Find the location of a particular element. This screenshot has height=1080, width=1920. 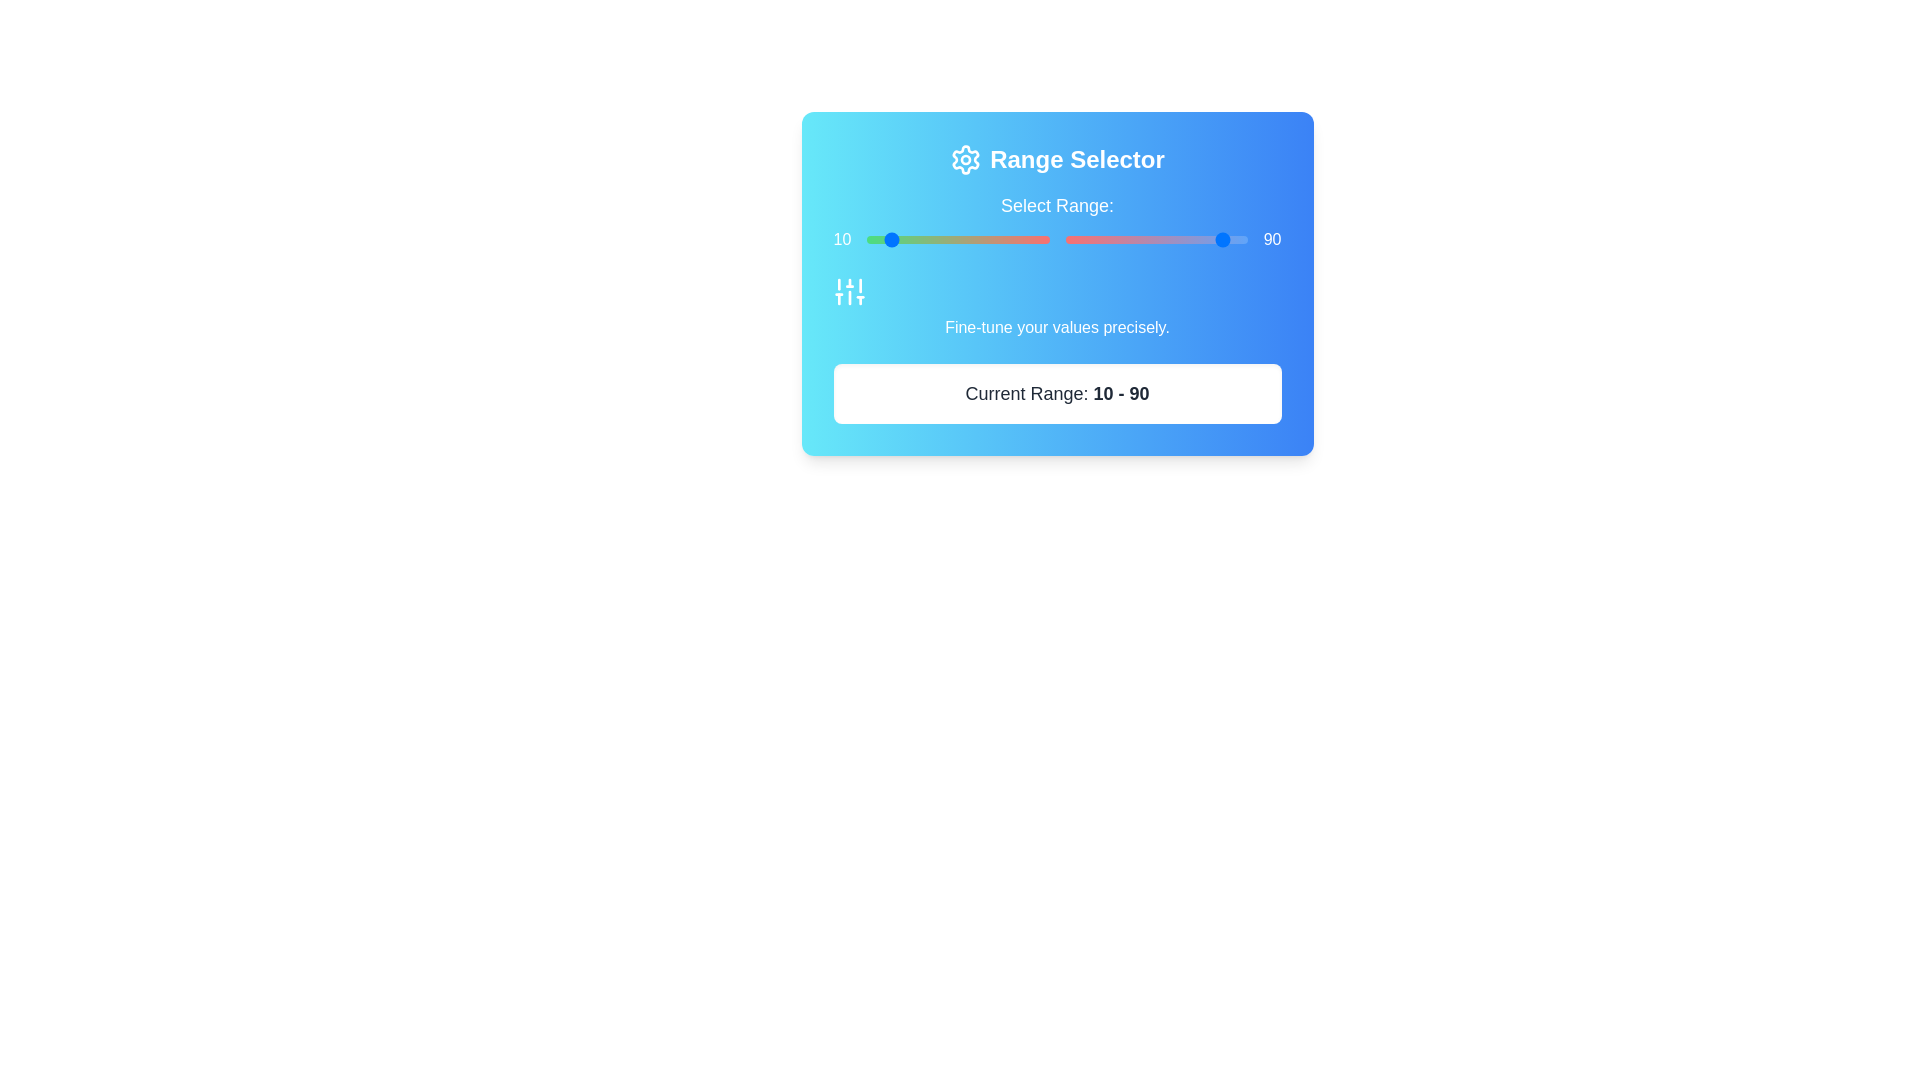

the slider to set the value to 57 is located at coordinates (1083, 238).